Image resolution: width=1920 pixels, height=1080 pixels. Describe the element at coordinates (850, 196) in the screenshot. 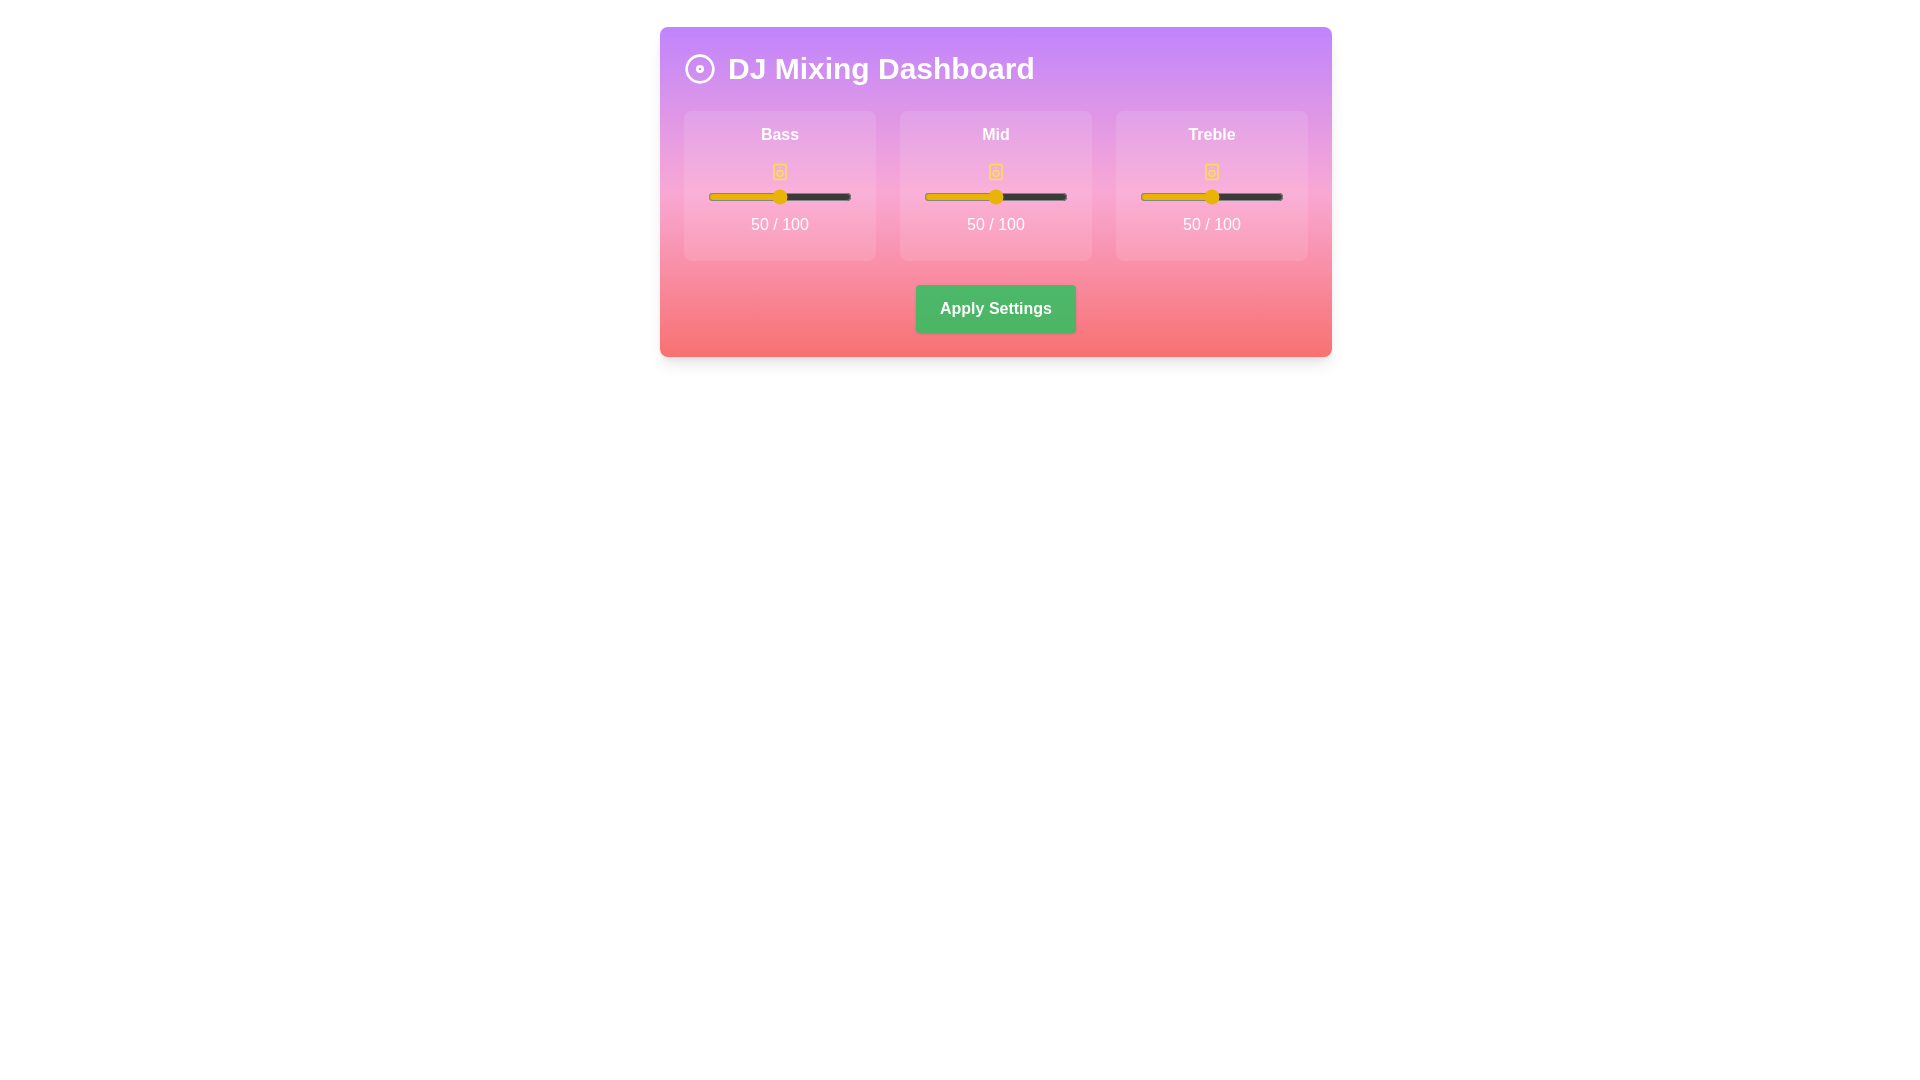

I see `the bass slider to set its value to 99` at that location.